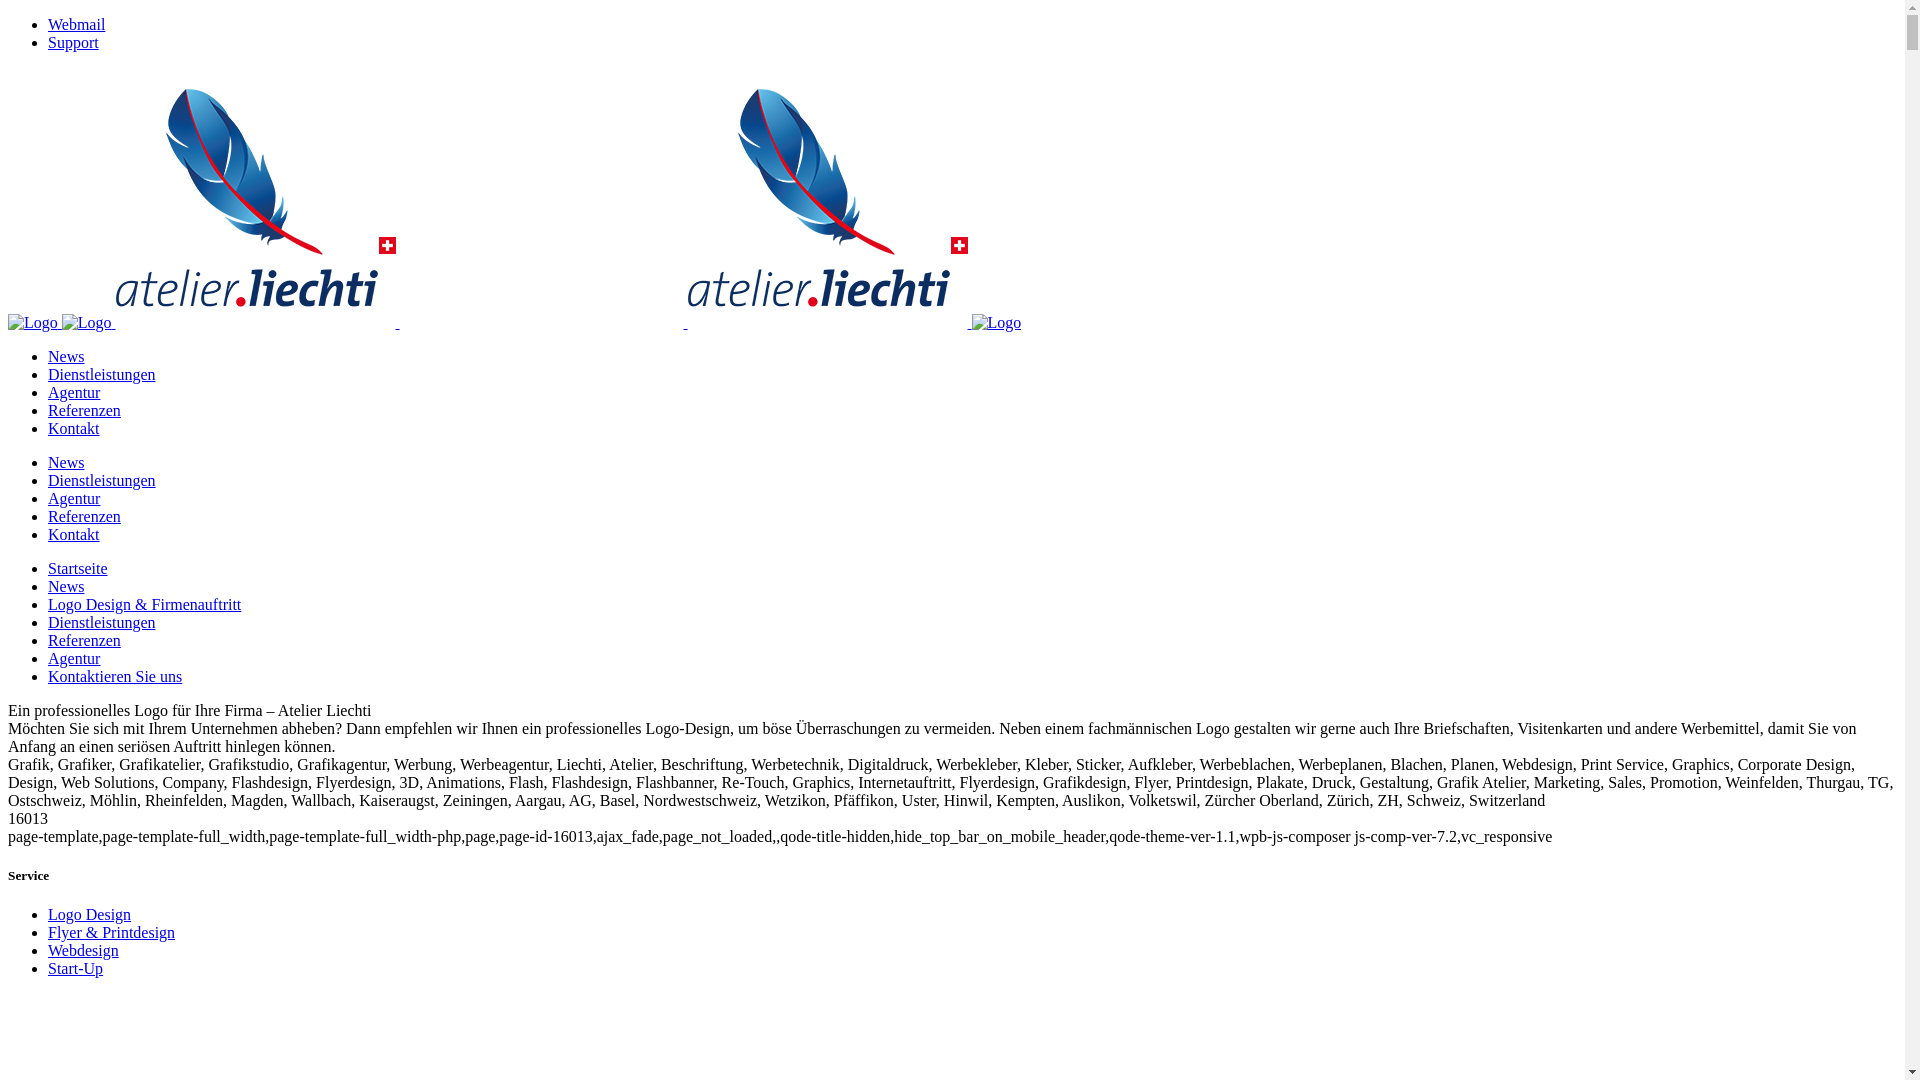  Describe the element at coordinates (76, 24) in the screenshot. I see `'Webmail'` at that location.